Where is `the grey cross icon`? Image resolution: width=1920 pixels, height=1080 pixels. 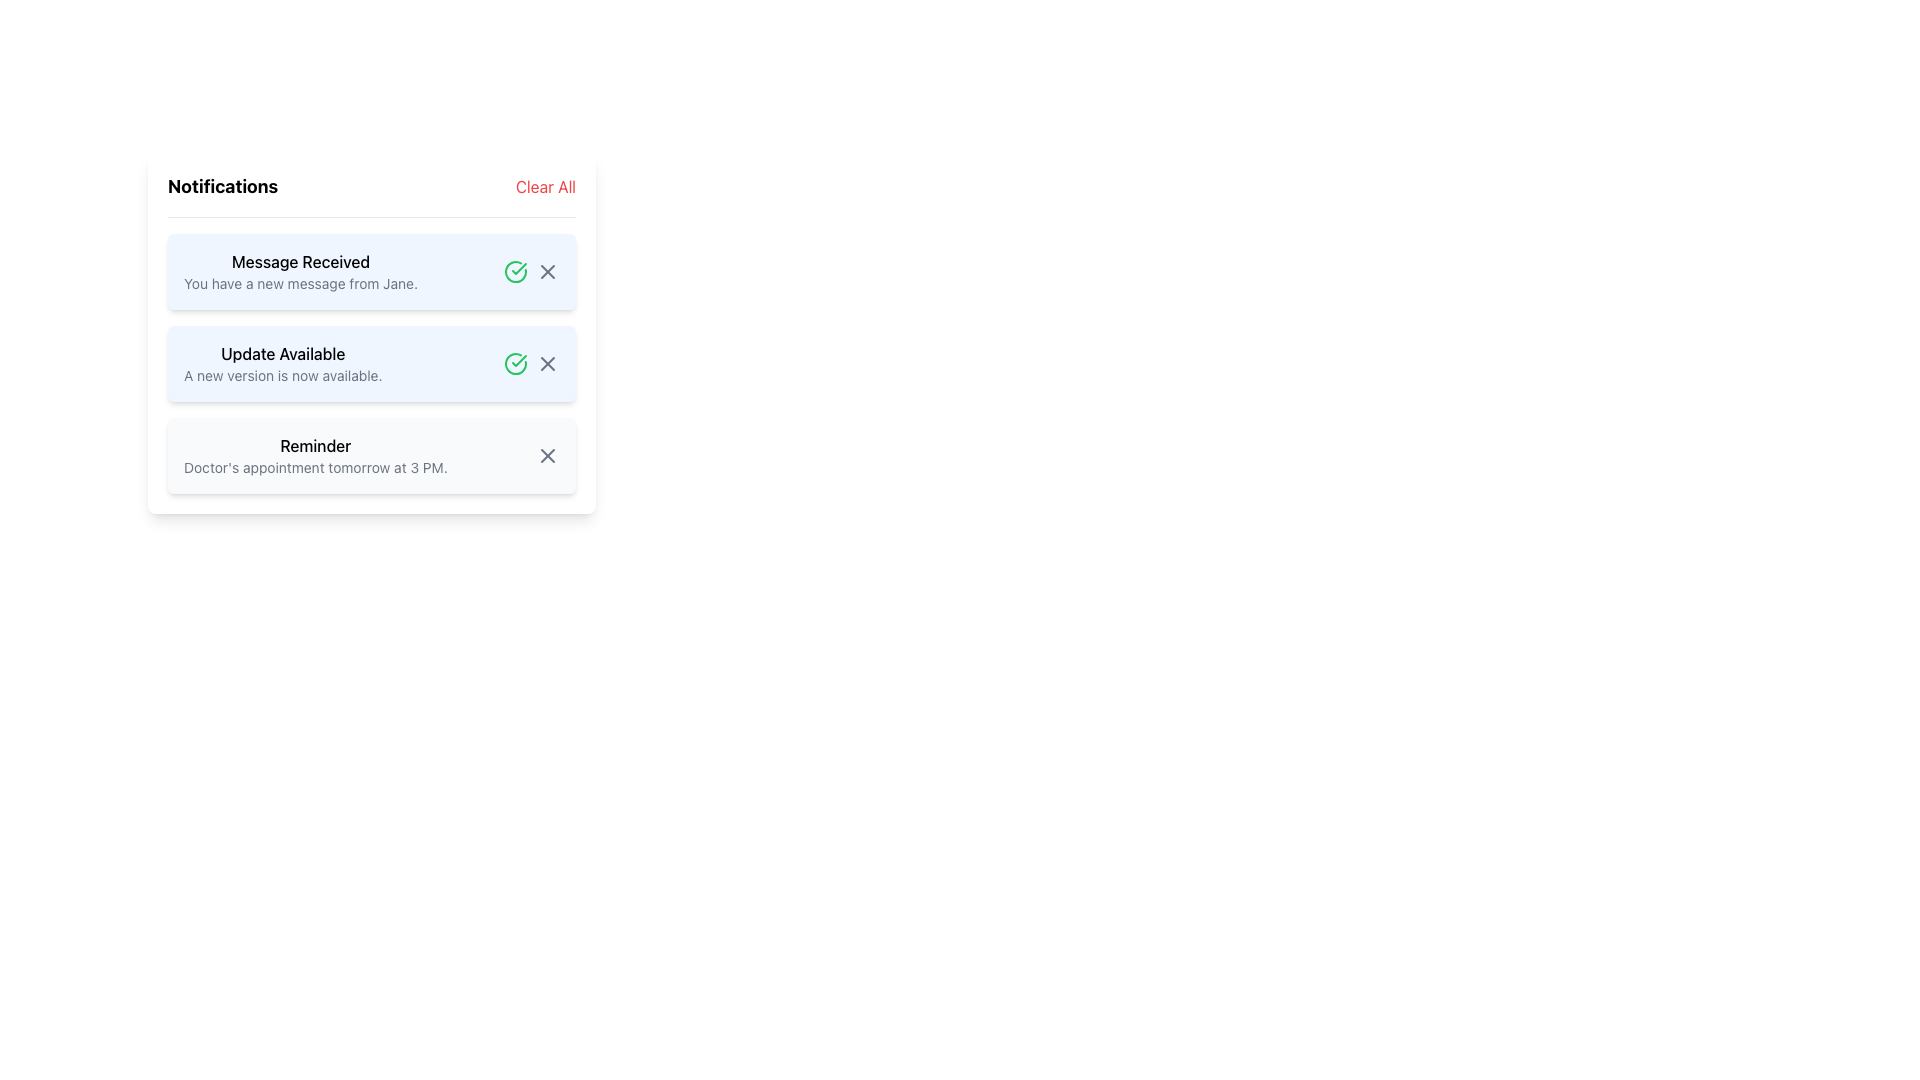 the grey cross icon is located at coordinates (532, 272).